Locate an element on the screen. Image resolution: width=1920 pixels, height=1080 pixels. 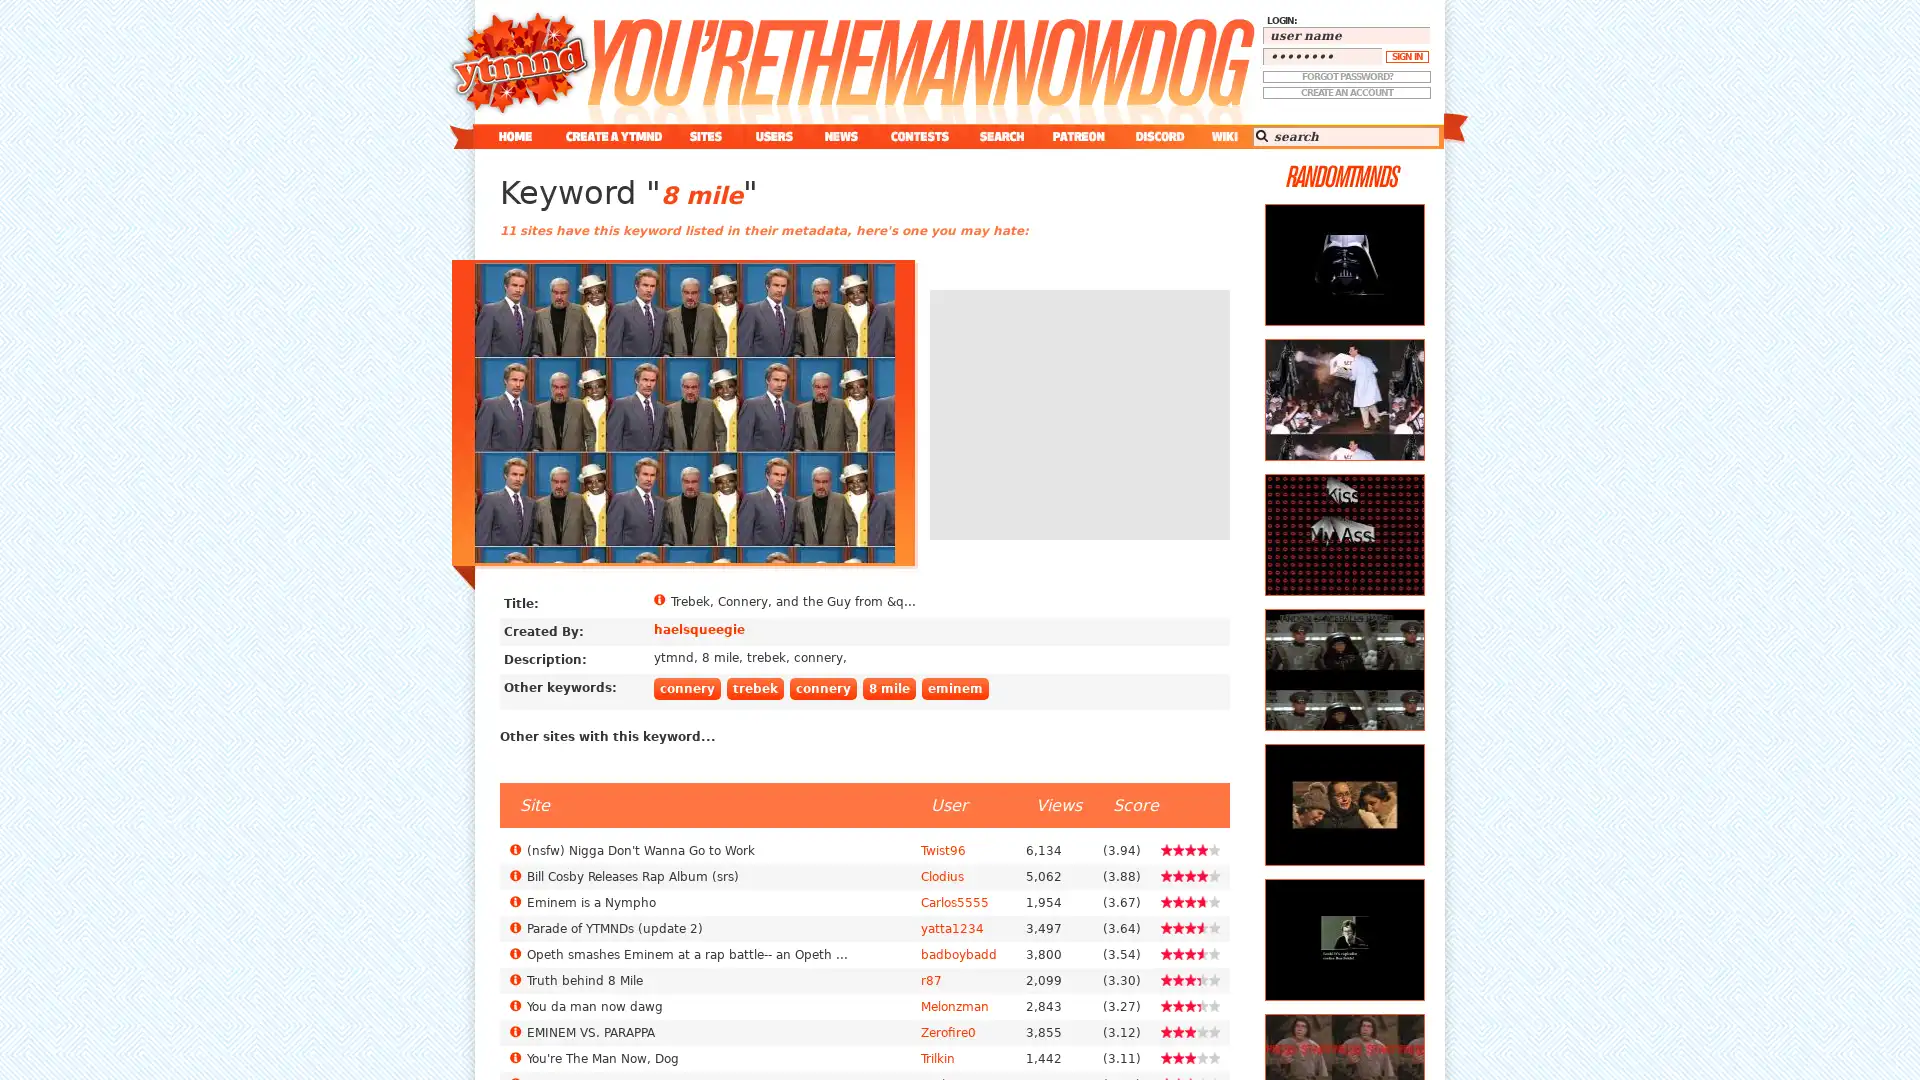
sign in is located at coordinates (1406, 56).